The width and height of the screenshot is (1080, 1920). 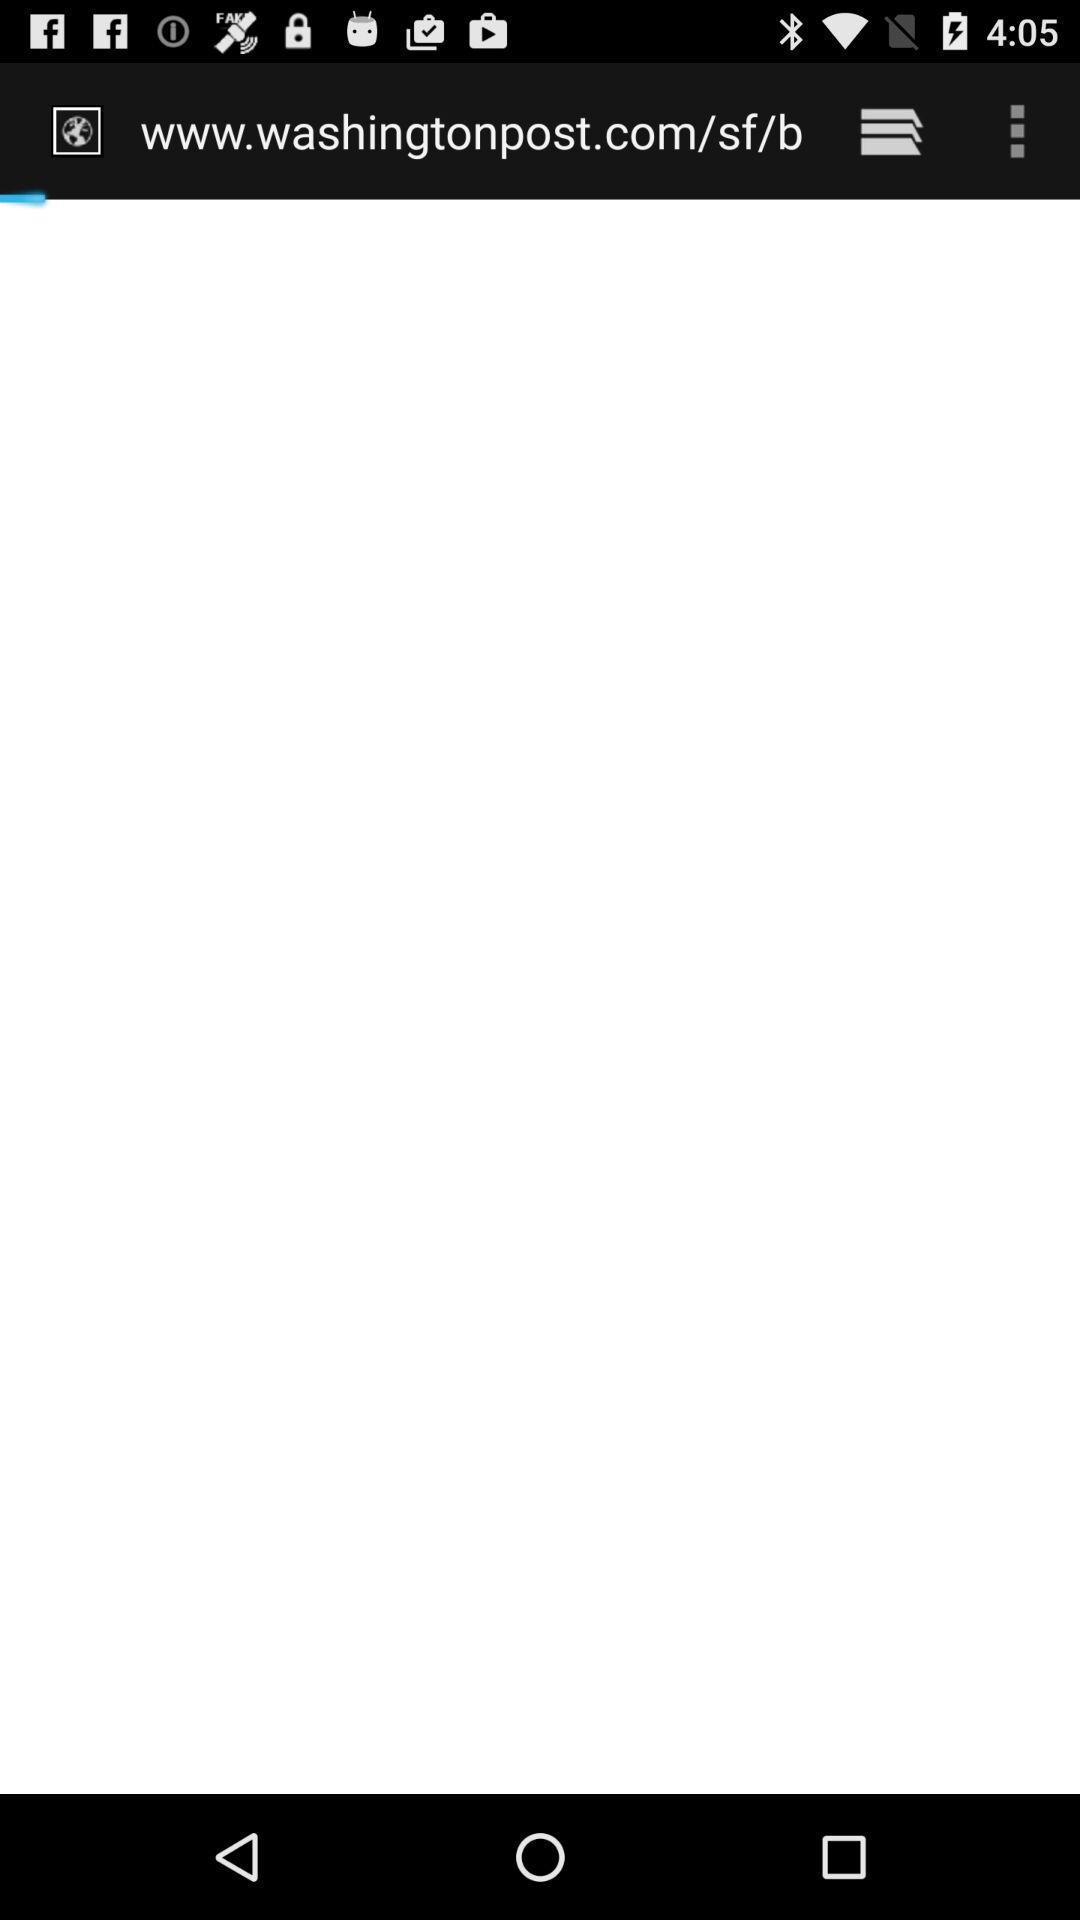 I want to click on the www washingtonpost com icon, so click(x=472, y=130).